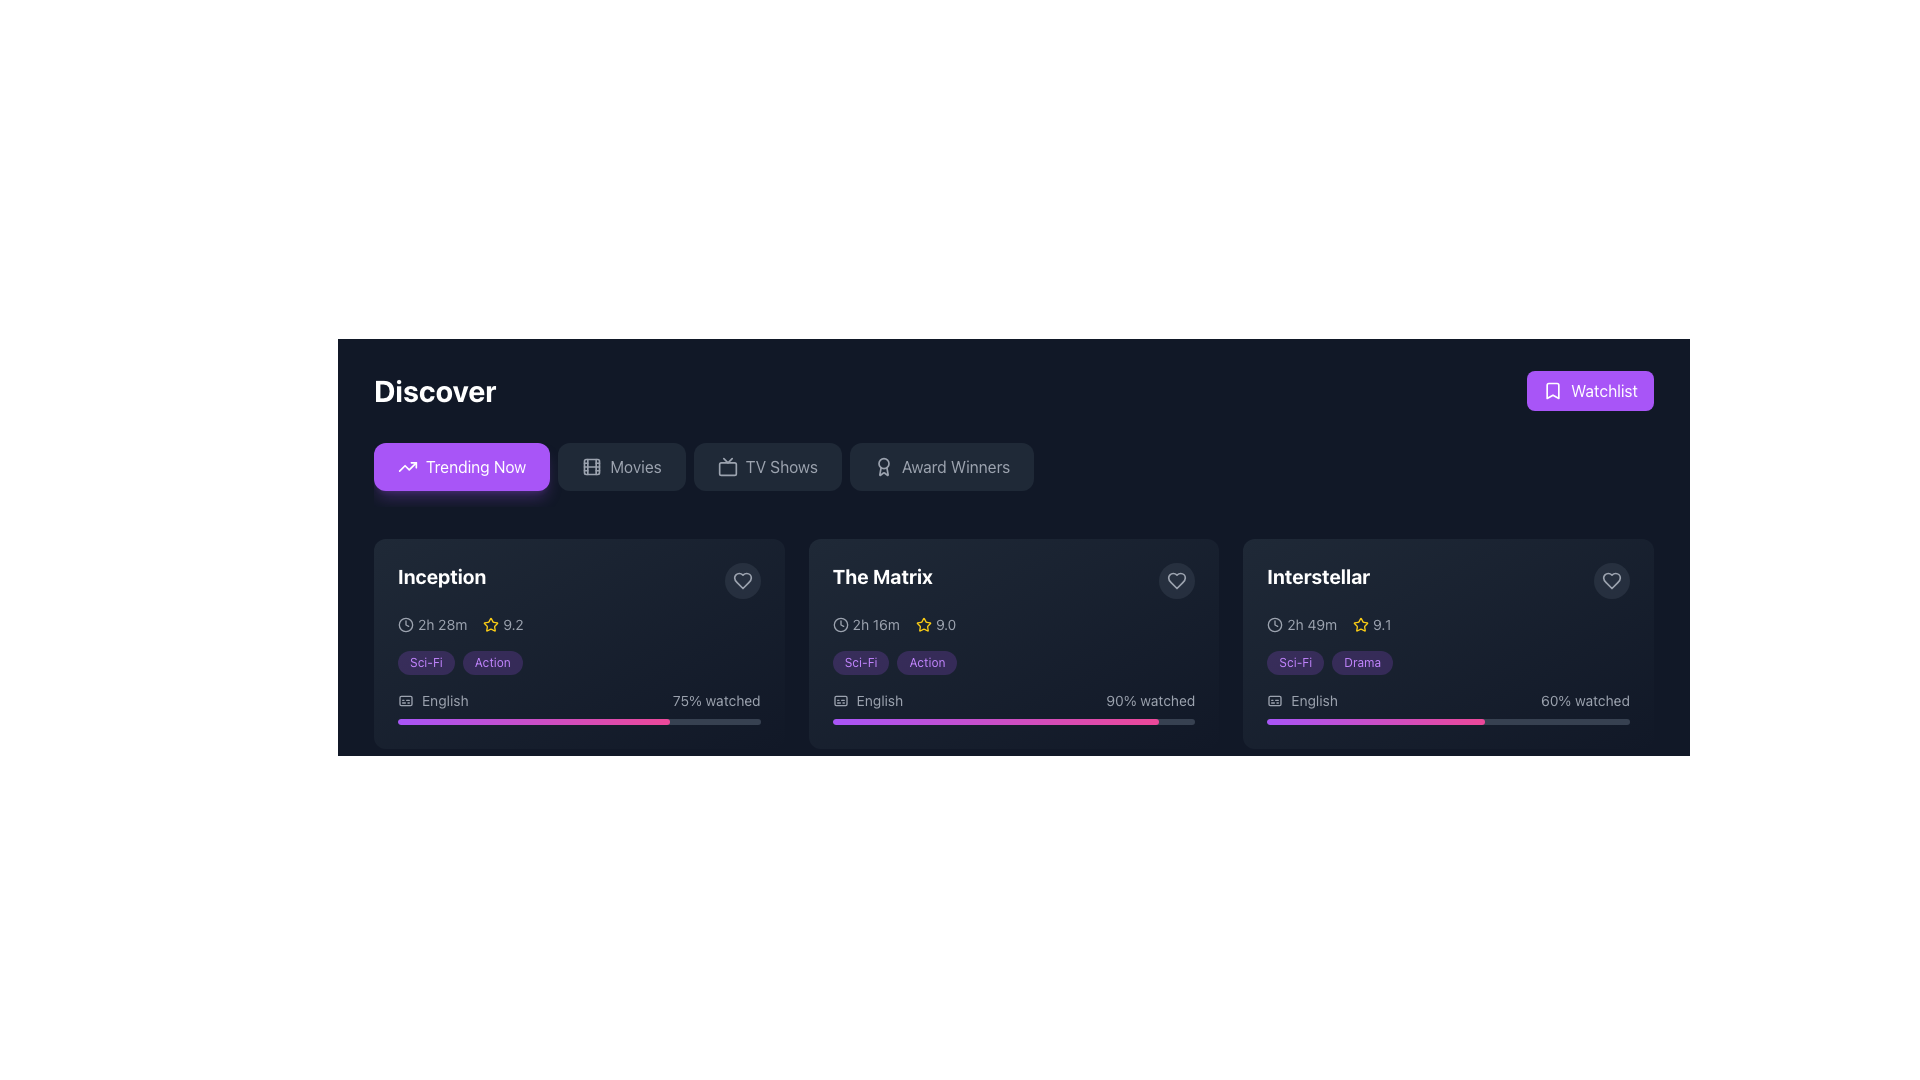  I want to click on watched progress, so click(1319, 721).